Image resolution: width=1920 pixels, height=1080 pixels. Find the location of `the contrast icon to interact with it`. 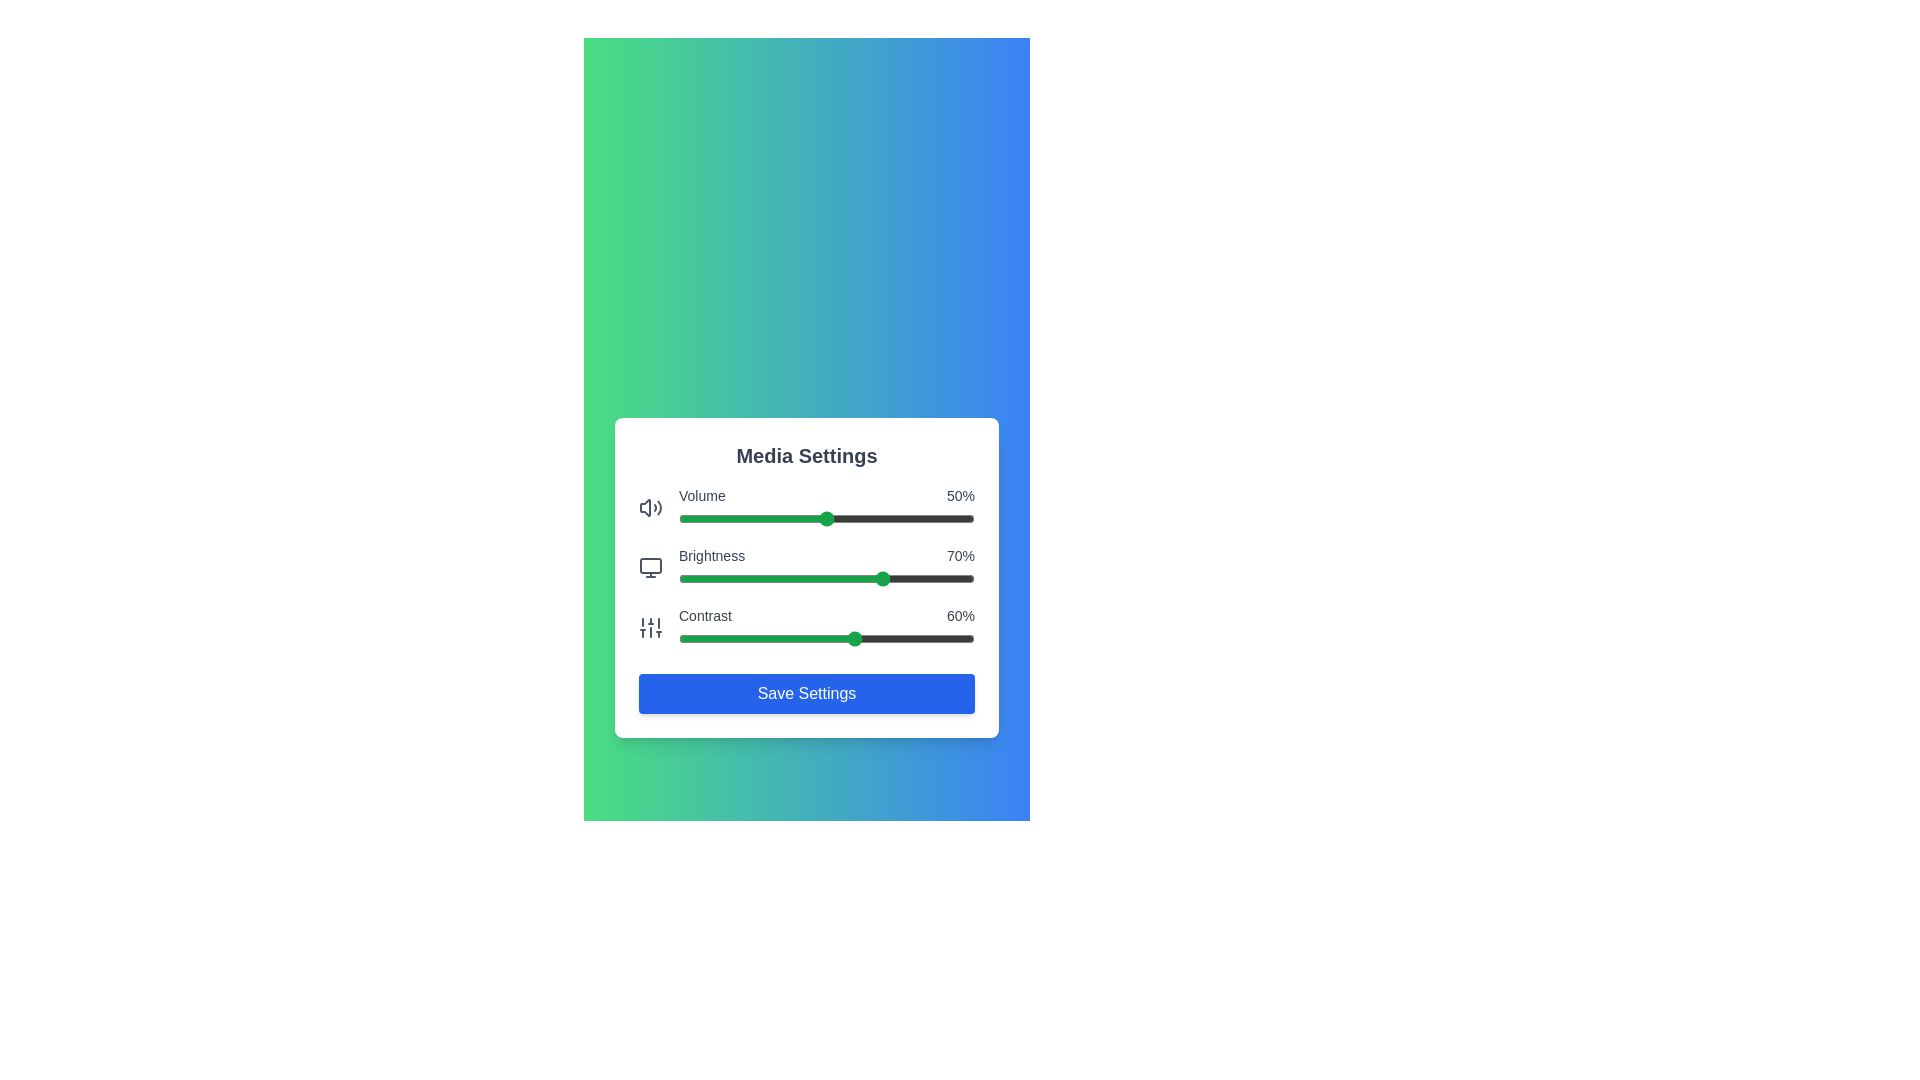

the contrast icon to interact with it is located at coordinates (651, 627).